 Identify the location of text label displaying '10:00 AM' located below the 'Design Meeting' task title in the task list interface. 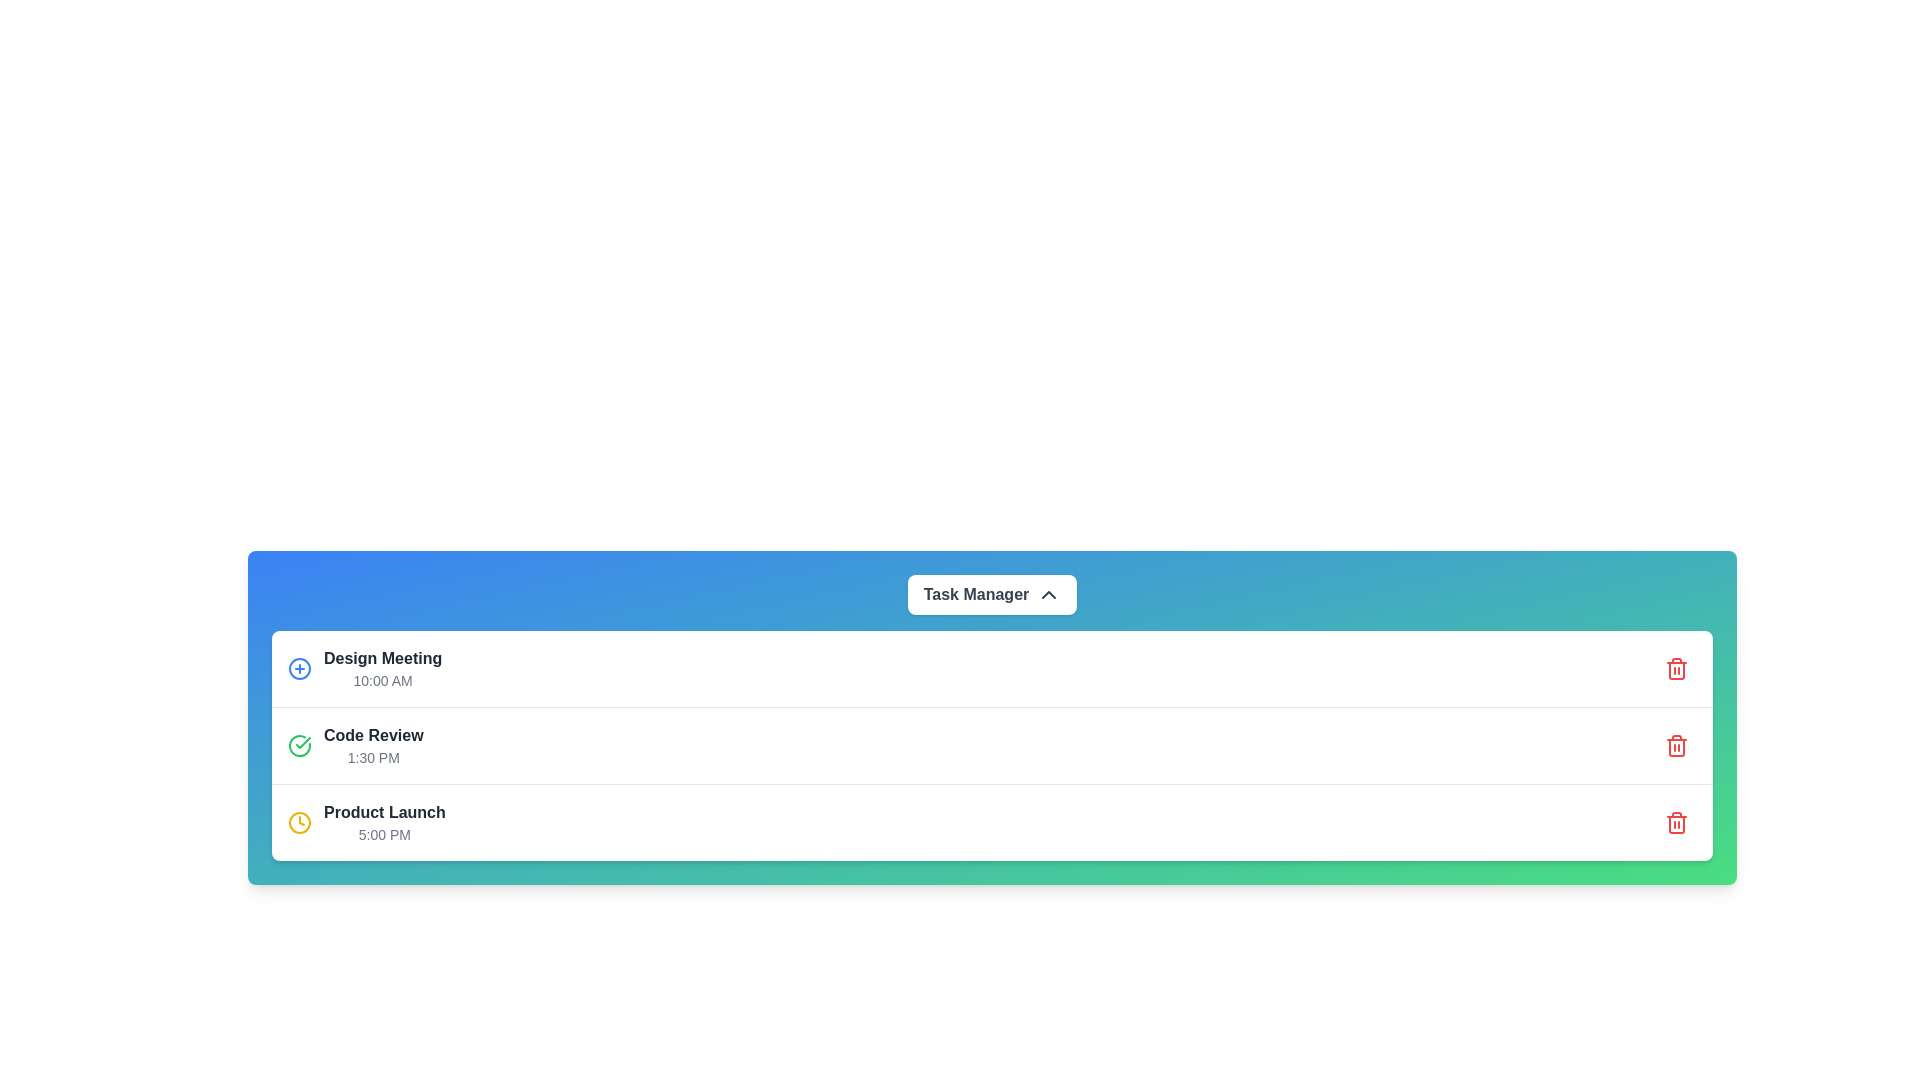
(383, 680).